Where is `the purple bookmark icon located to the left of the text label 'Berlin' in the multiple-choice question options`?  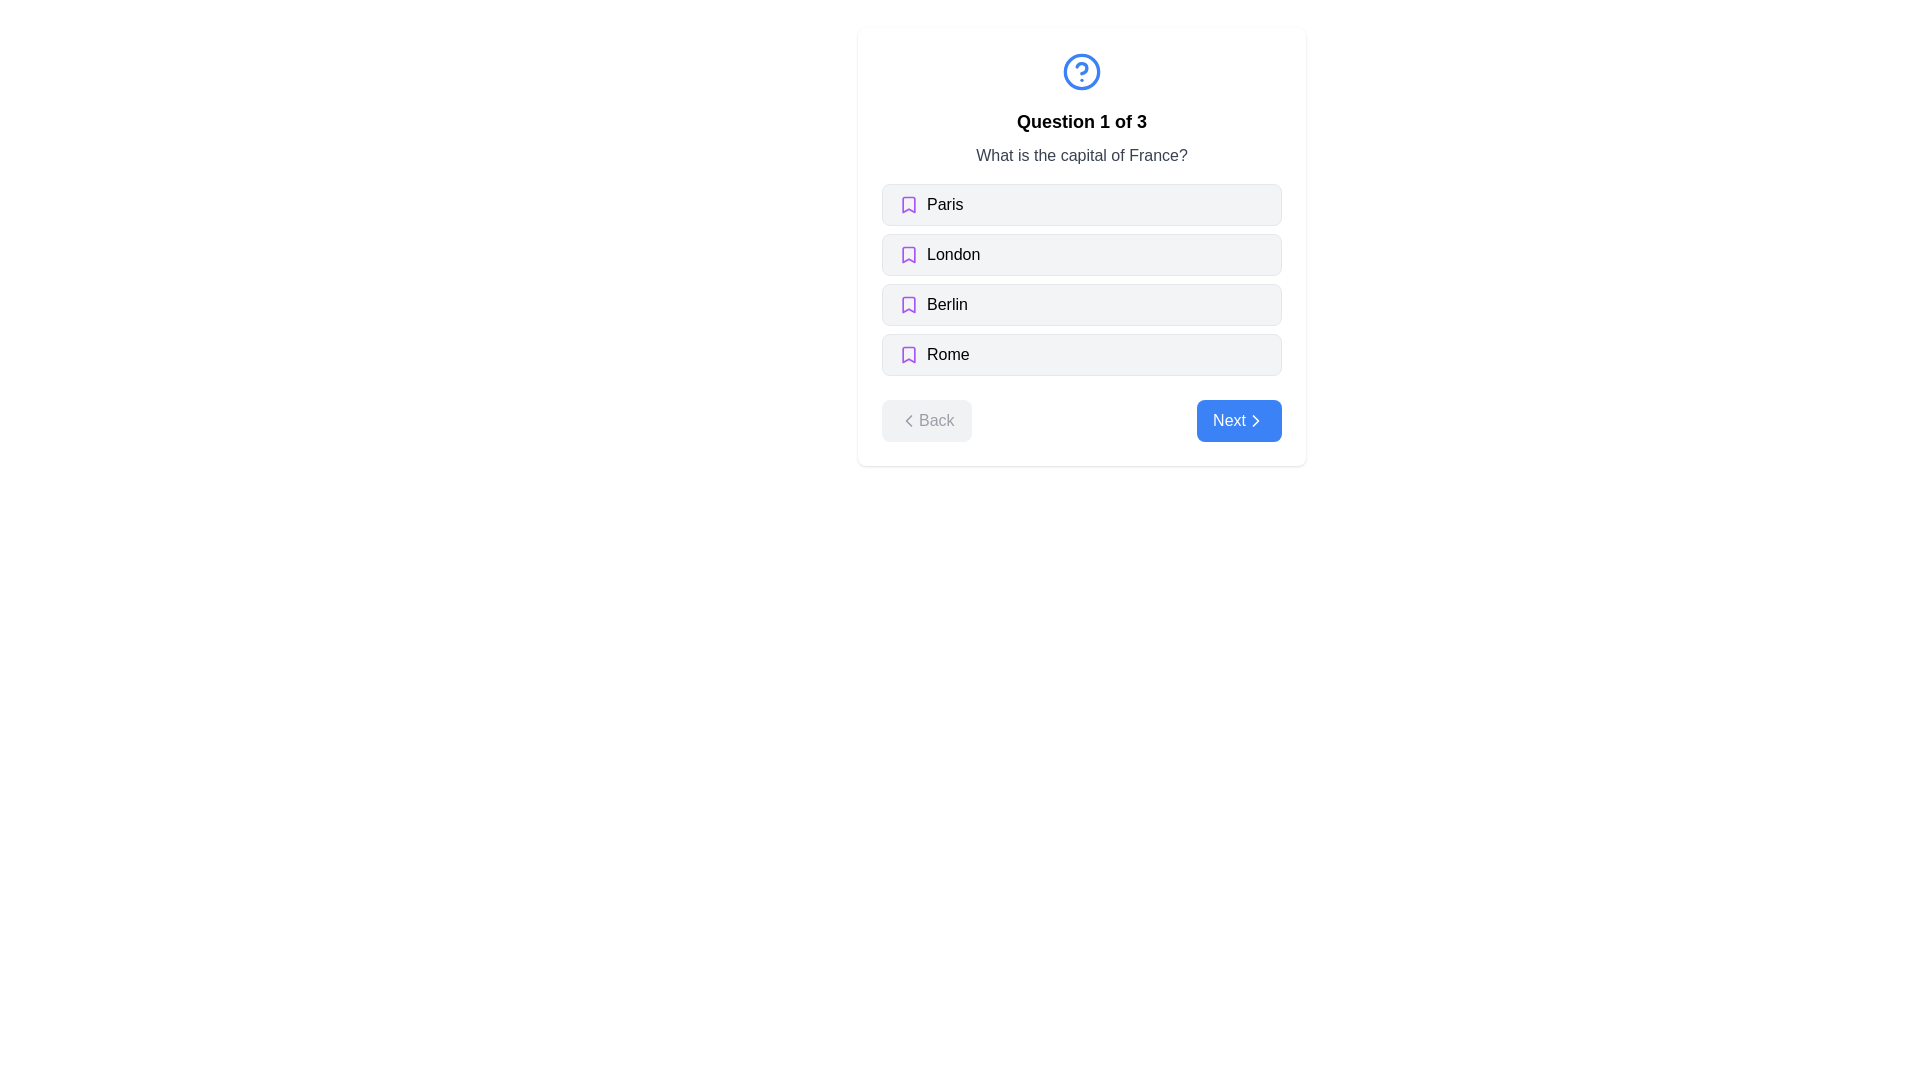
the purple bookmark icon located to the left of the text label 'Berlin' in the multiple-choice question options is located at coordinates (907, 304).